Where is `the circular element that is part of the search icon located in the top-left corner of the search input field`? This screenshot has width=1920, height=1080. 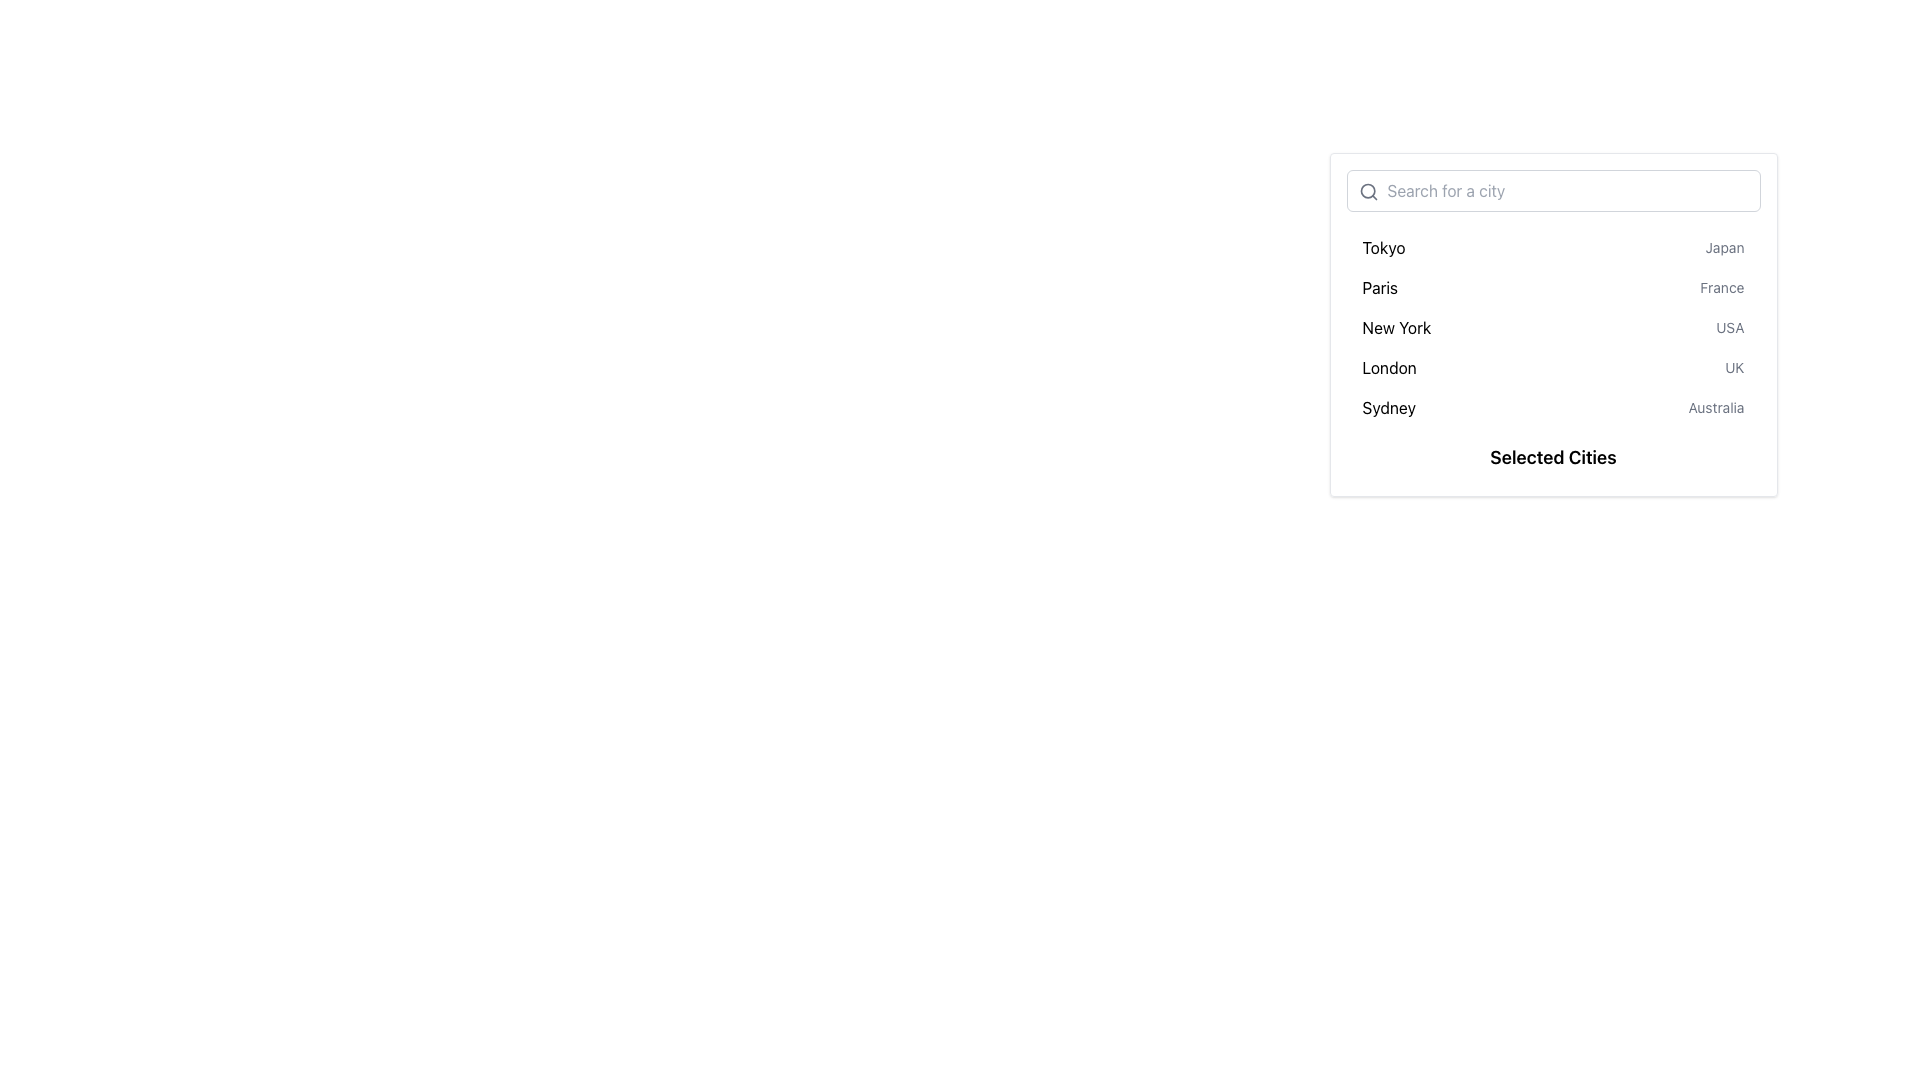 the circular element that is part of the search icon located in the top-left corner of the search input field is located at coordinates (1366, 191).